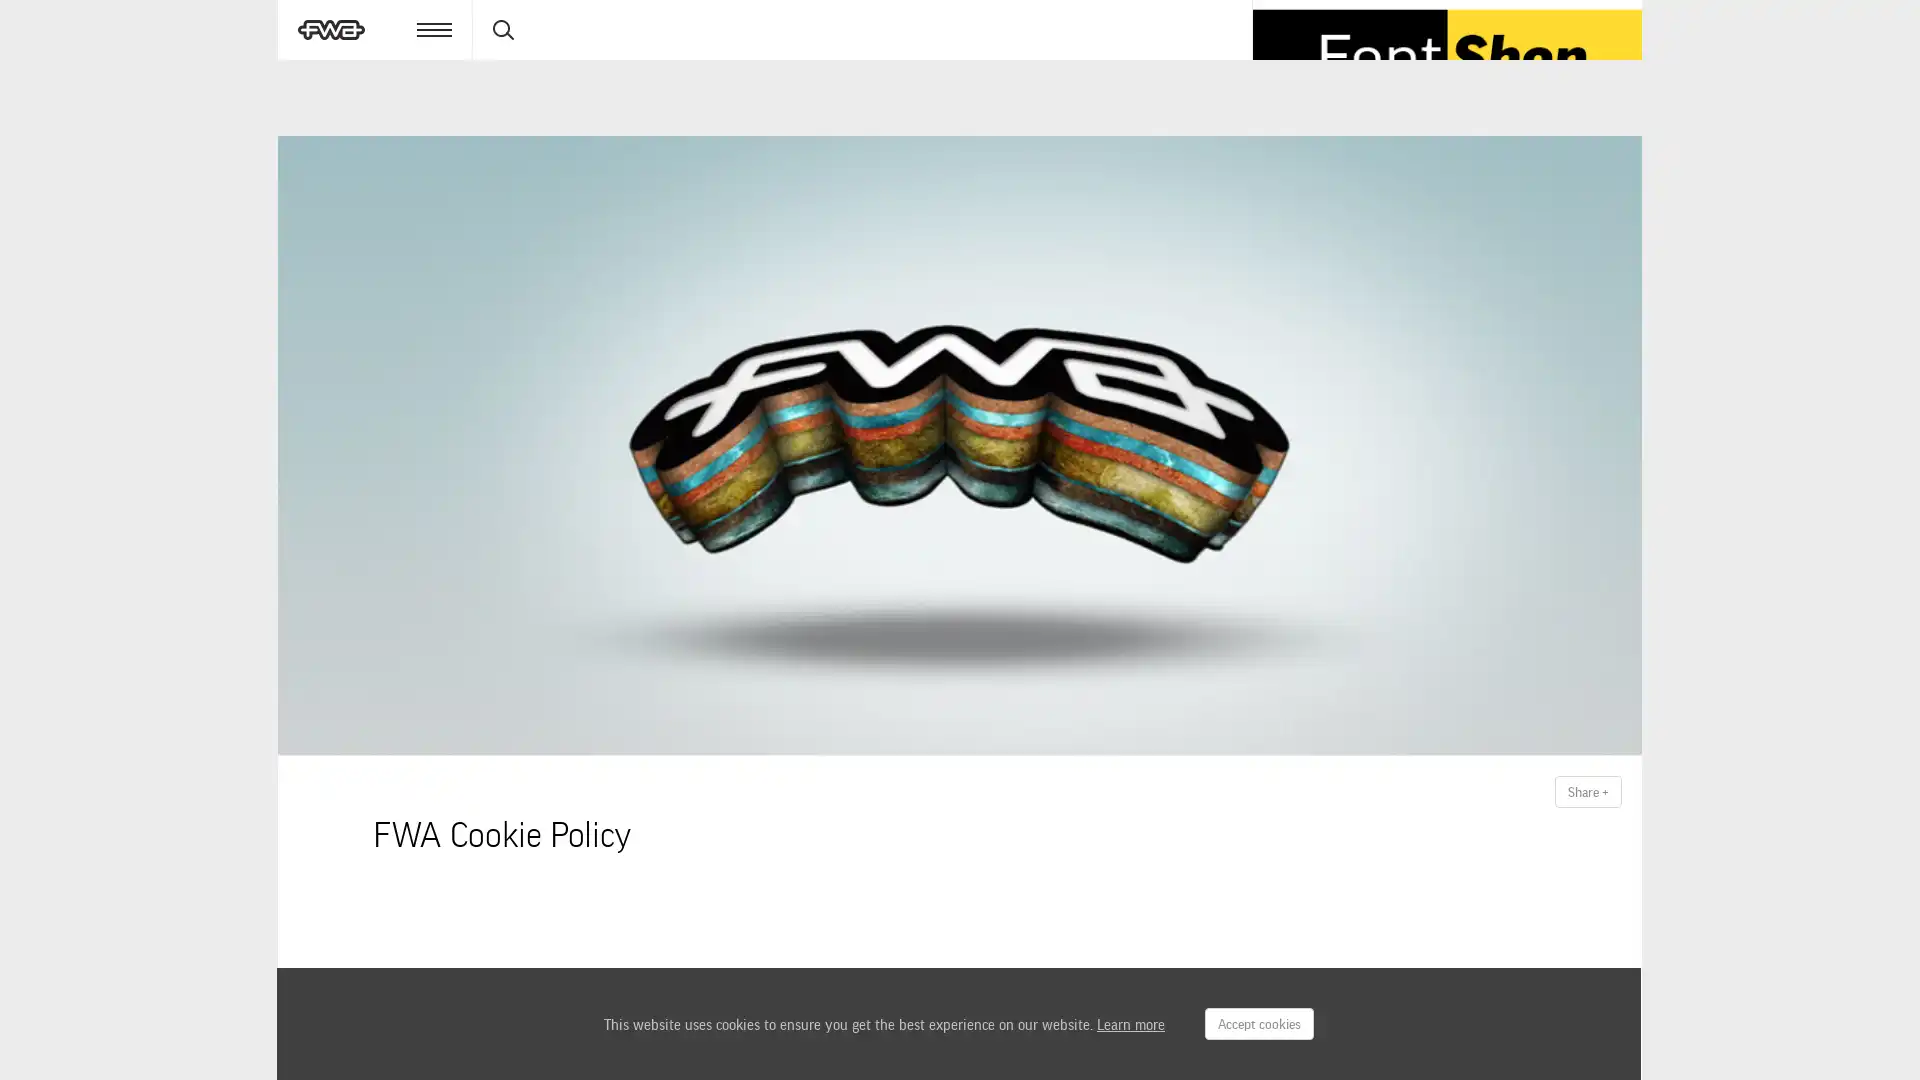 The image size is (1920, 1080). What do you see at coordinates (1587, 792) in the screenshot?
I see `Share +` at bounding box center [1587, 792].